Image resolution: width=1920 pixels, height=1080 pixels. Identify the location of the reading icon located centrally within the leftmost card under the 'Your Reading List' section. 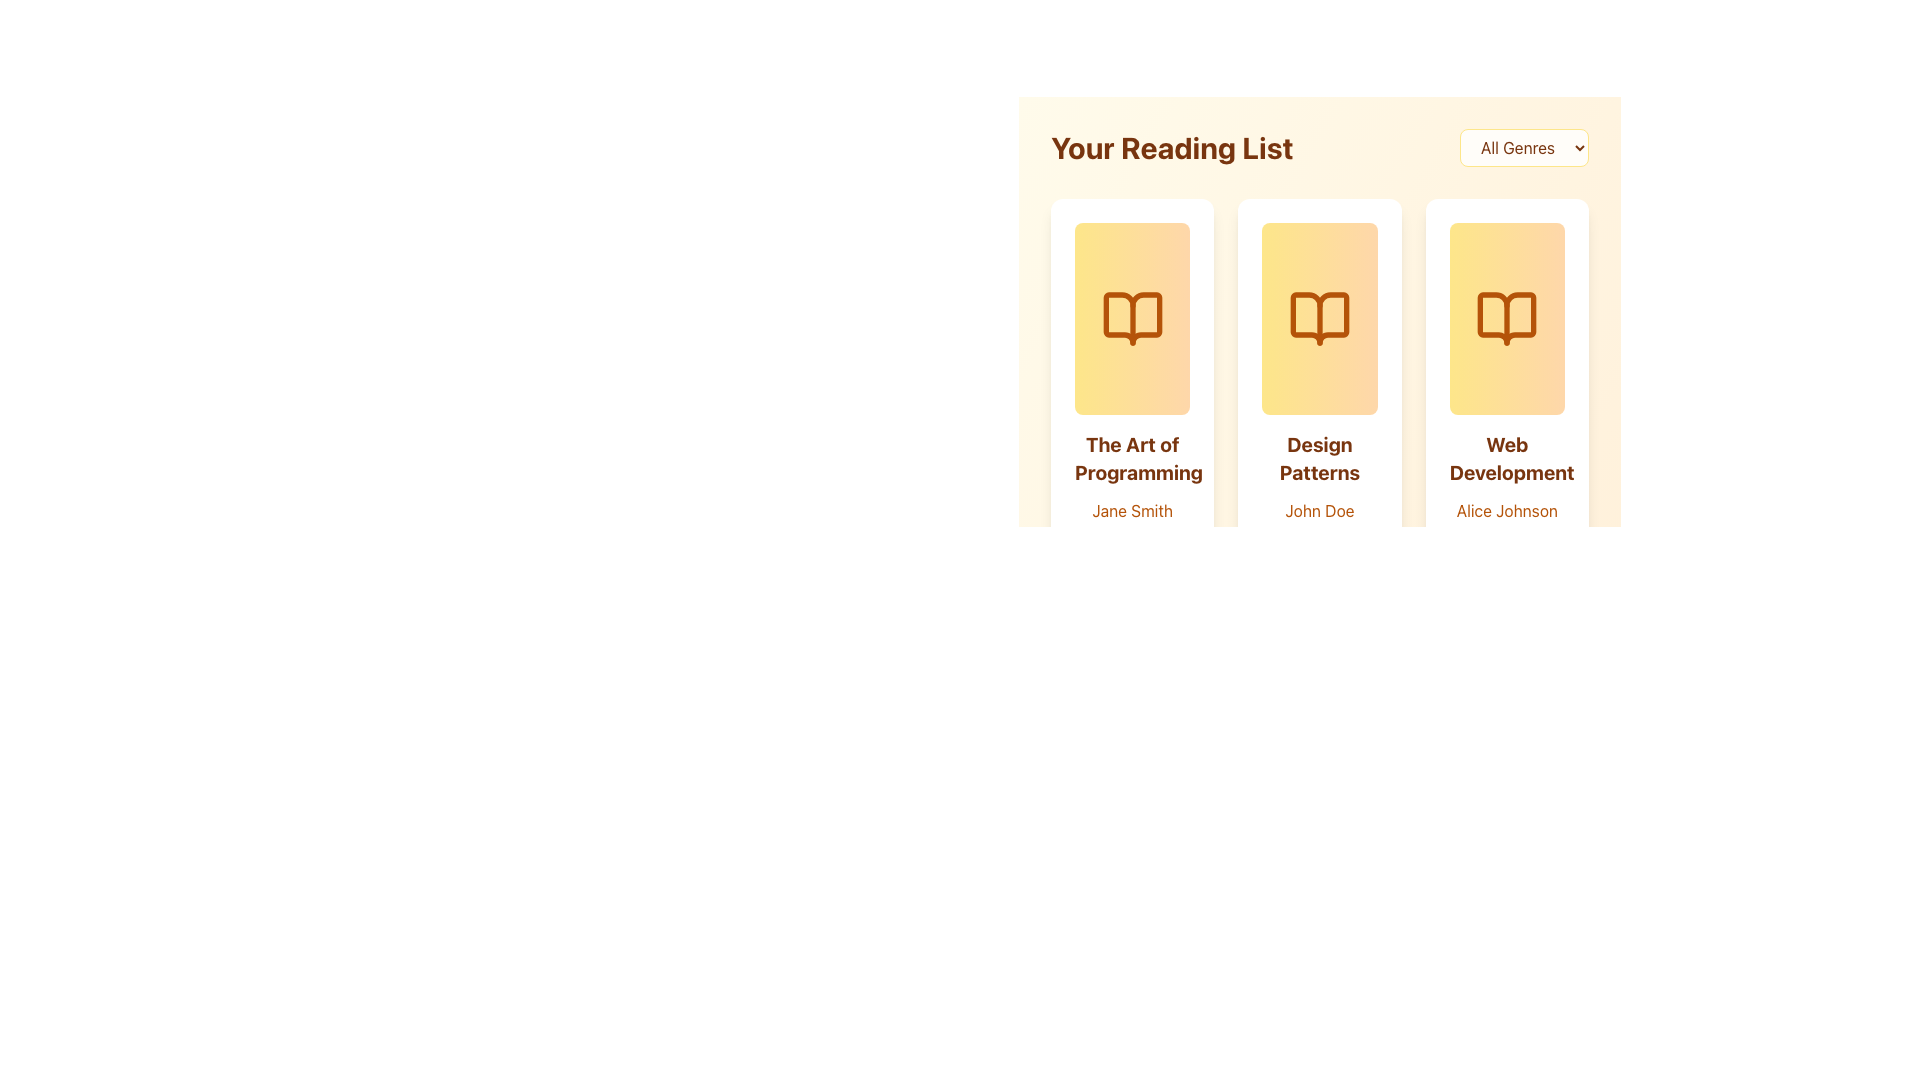
(1132, 318).